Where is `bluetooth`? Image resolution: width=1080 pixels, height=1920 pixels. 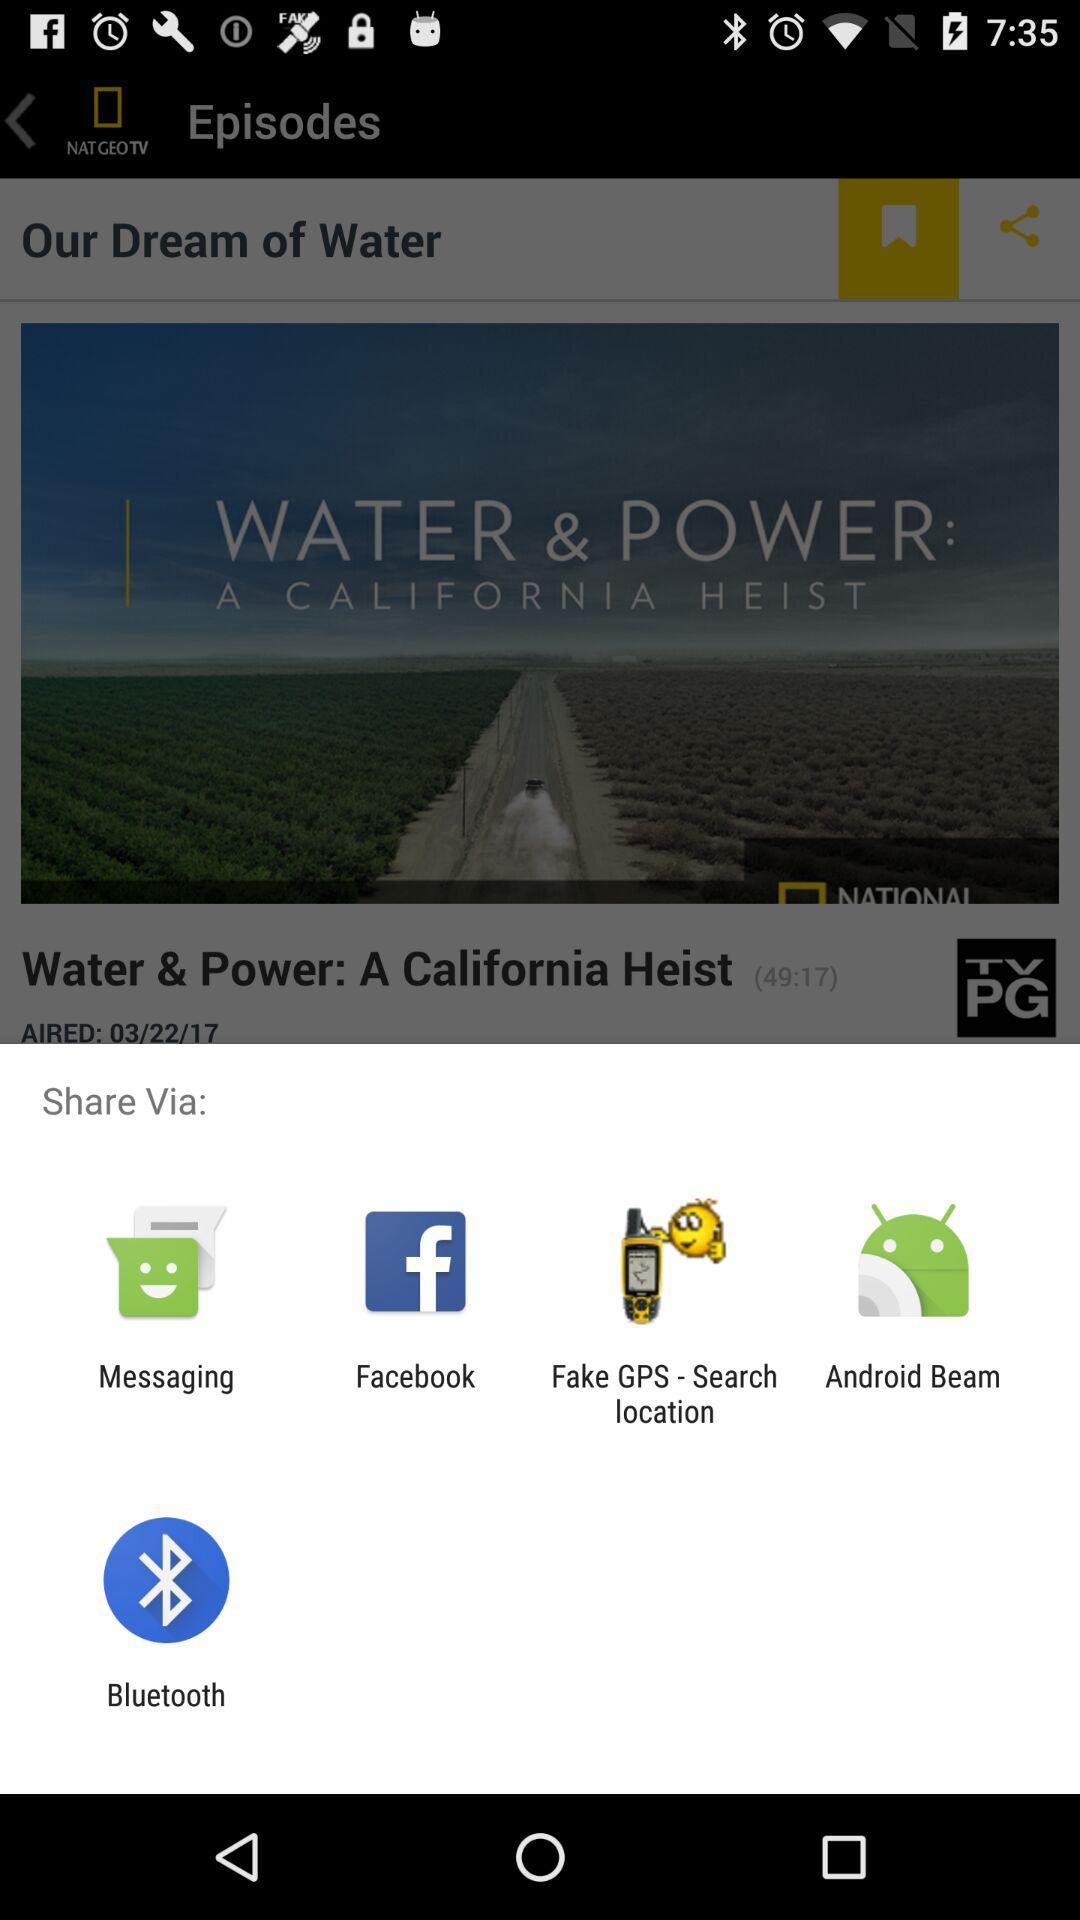
bluetooth is located at coordinates (165, 1711).